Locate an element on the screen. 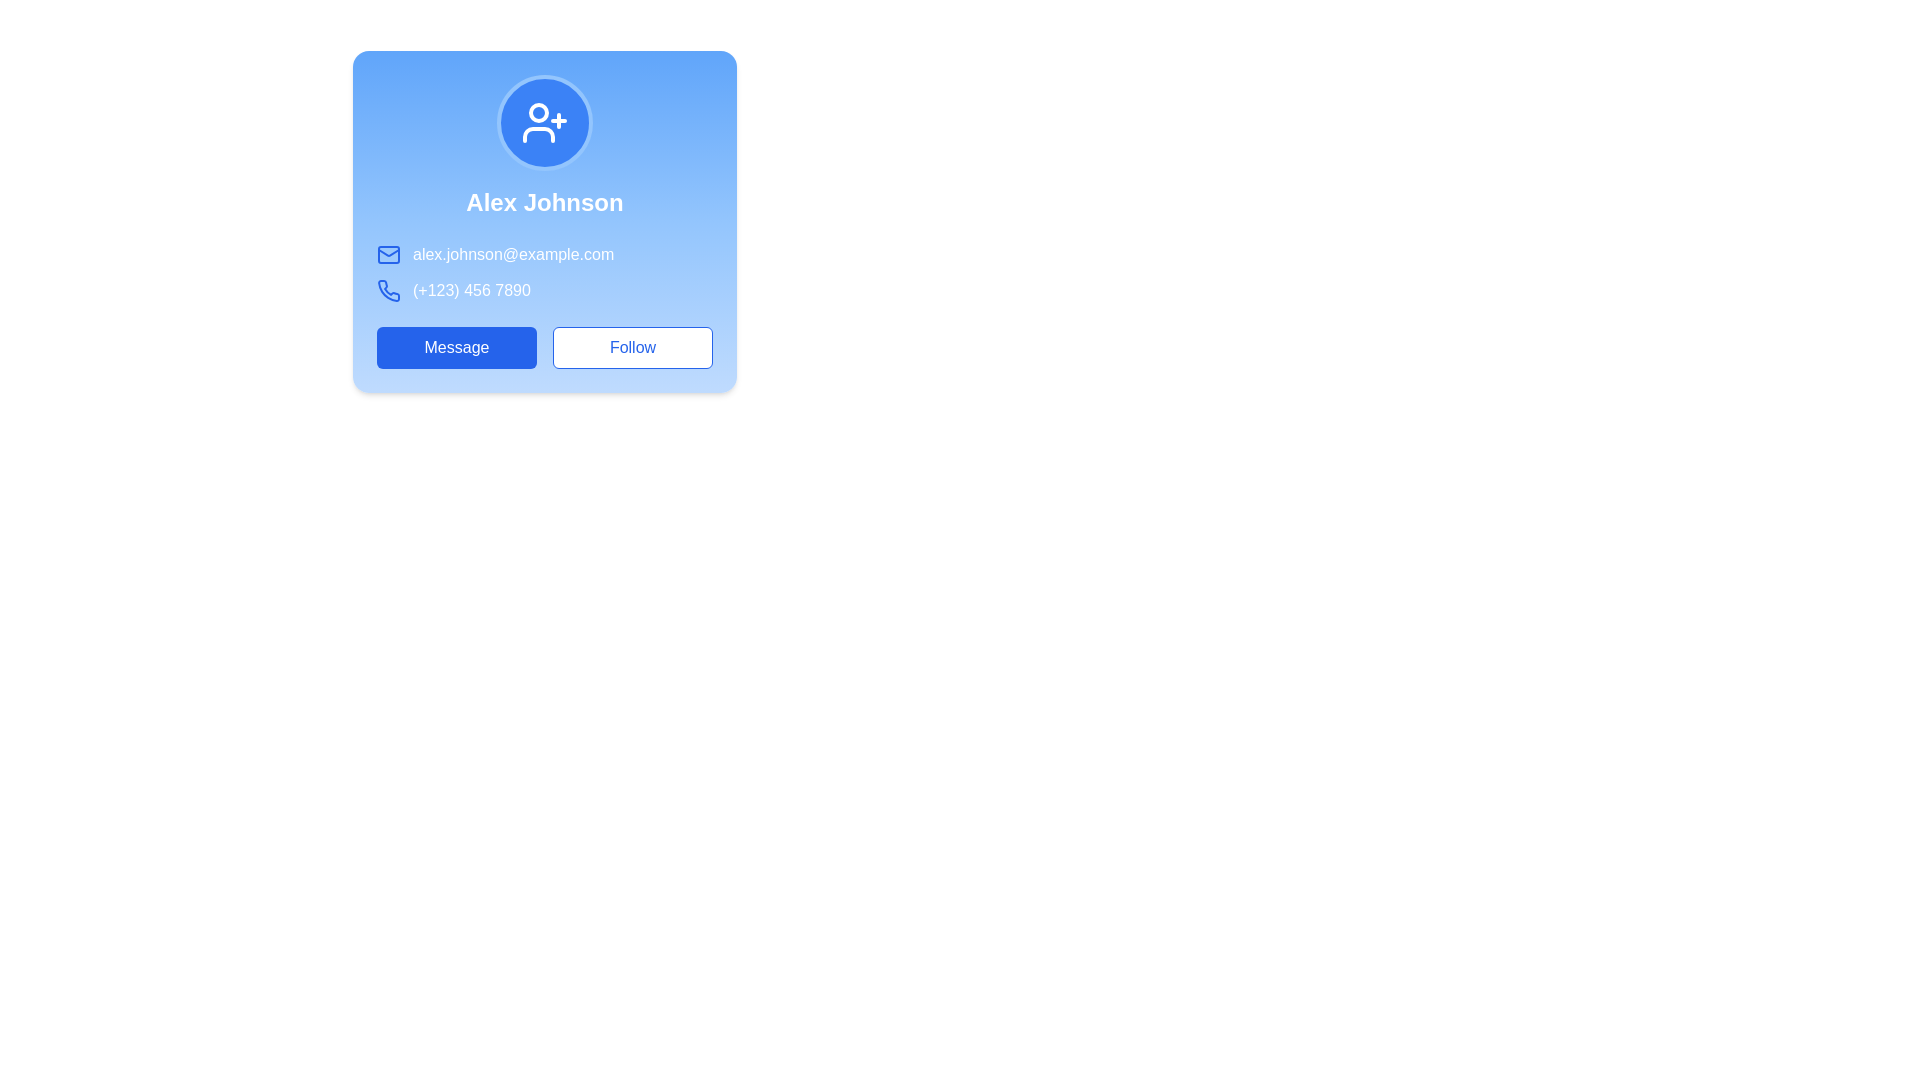 This screenshot has height=1080, width=1920. the contact information display element located below 'Alex Johnson' is located at coordinates (545, 273).